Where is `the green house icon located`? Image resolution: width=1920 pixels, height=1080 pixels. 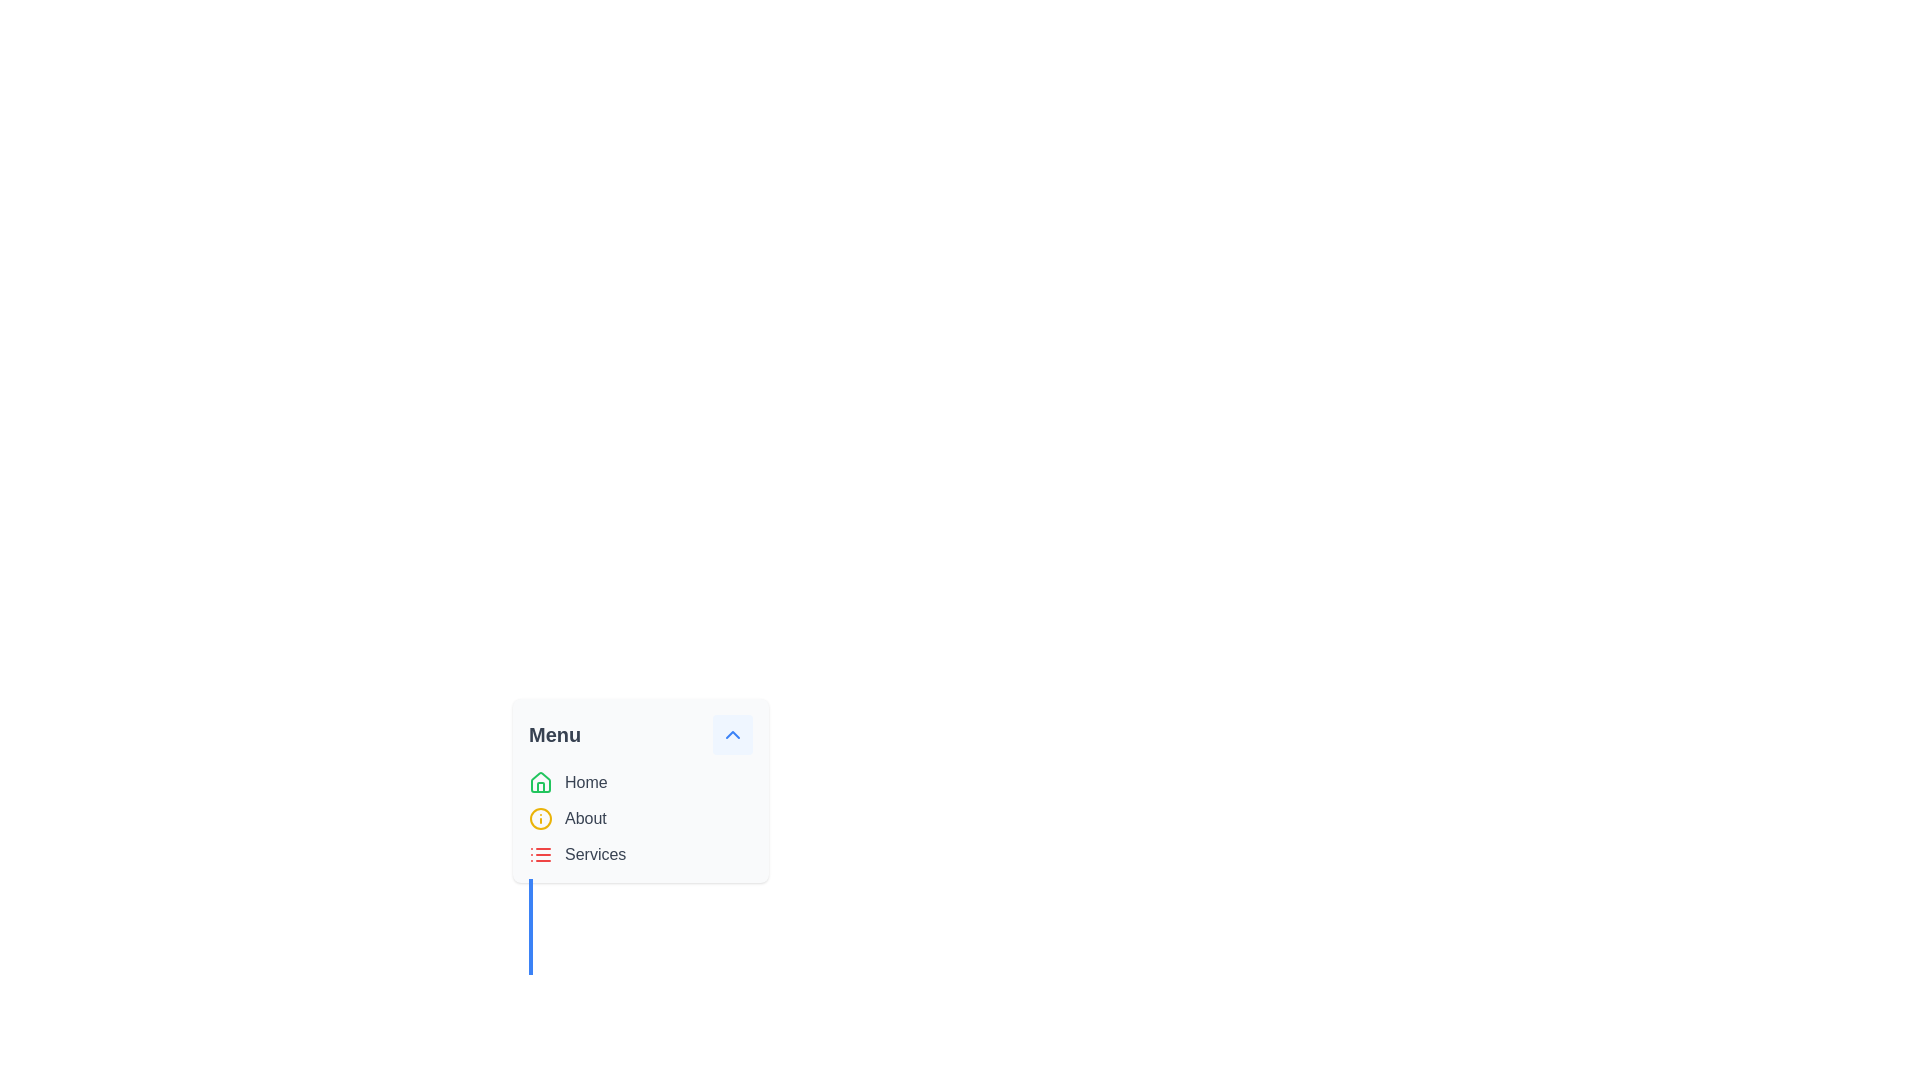 the green house icon located is located at coordinates (541, 781).